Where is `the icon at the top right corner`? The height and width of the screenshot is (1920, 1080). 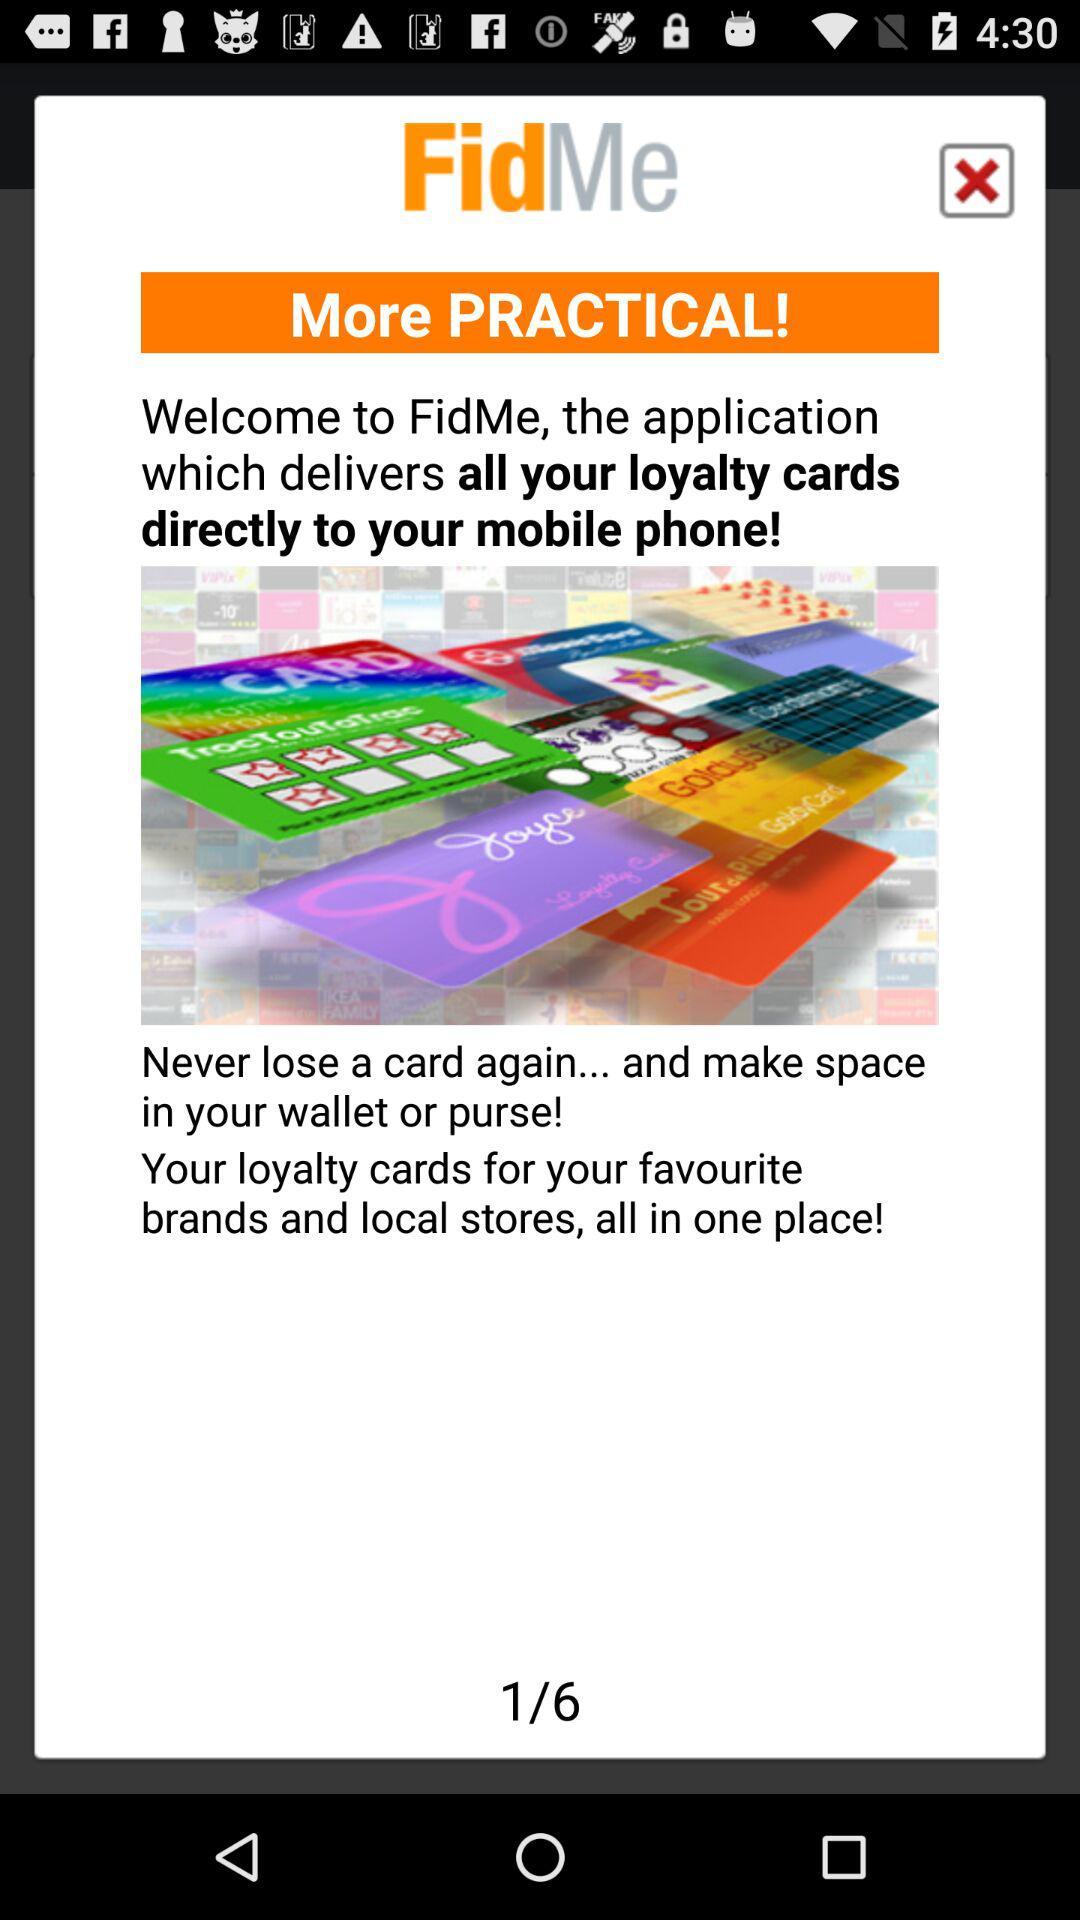 the icon at the top right corner is located at coordinates (975, 180).